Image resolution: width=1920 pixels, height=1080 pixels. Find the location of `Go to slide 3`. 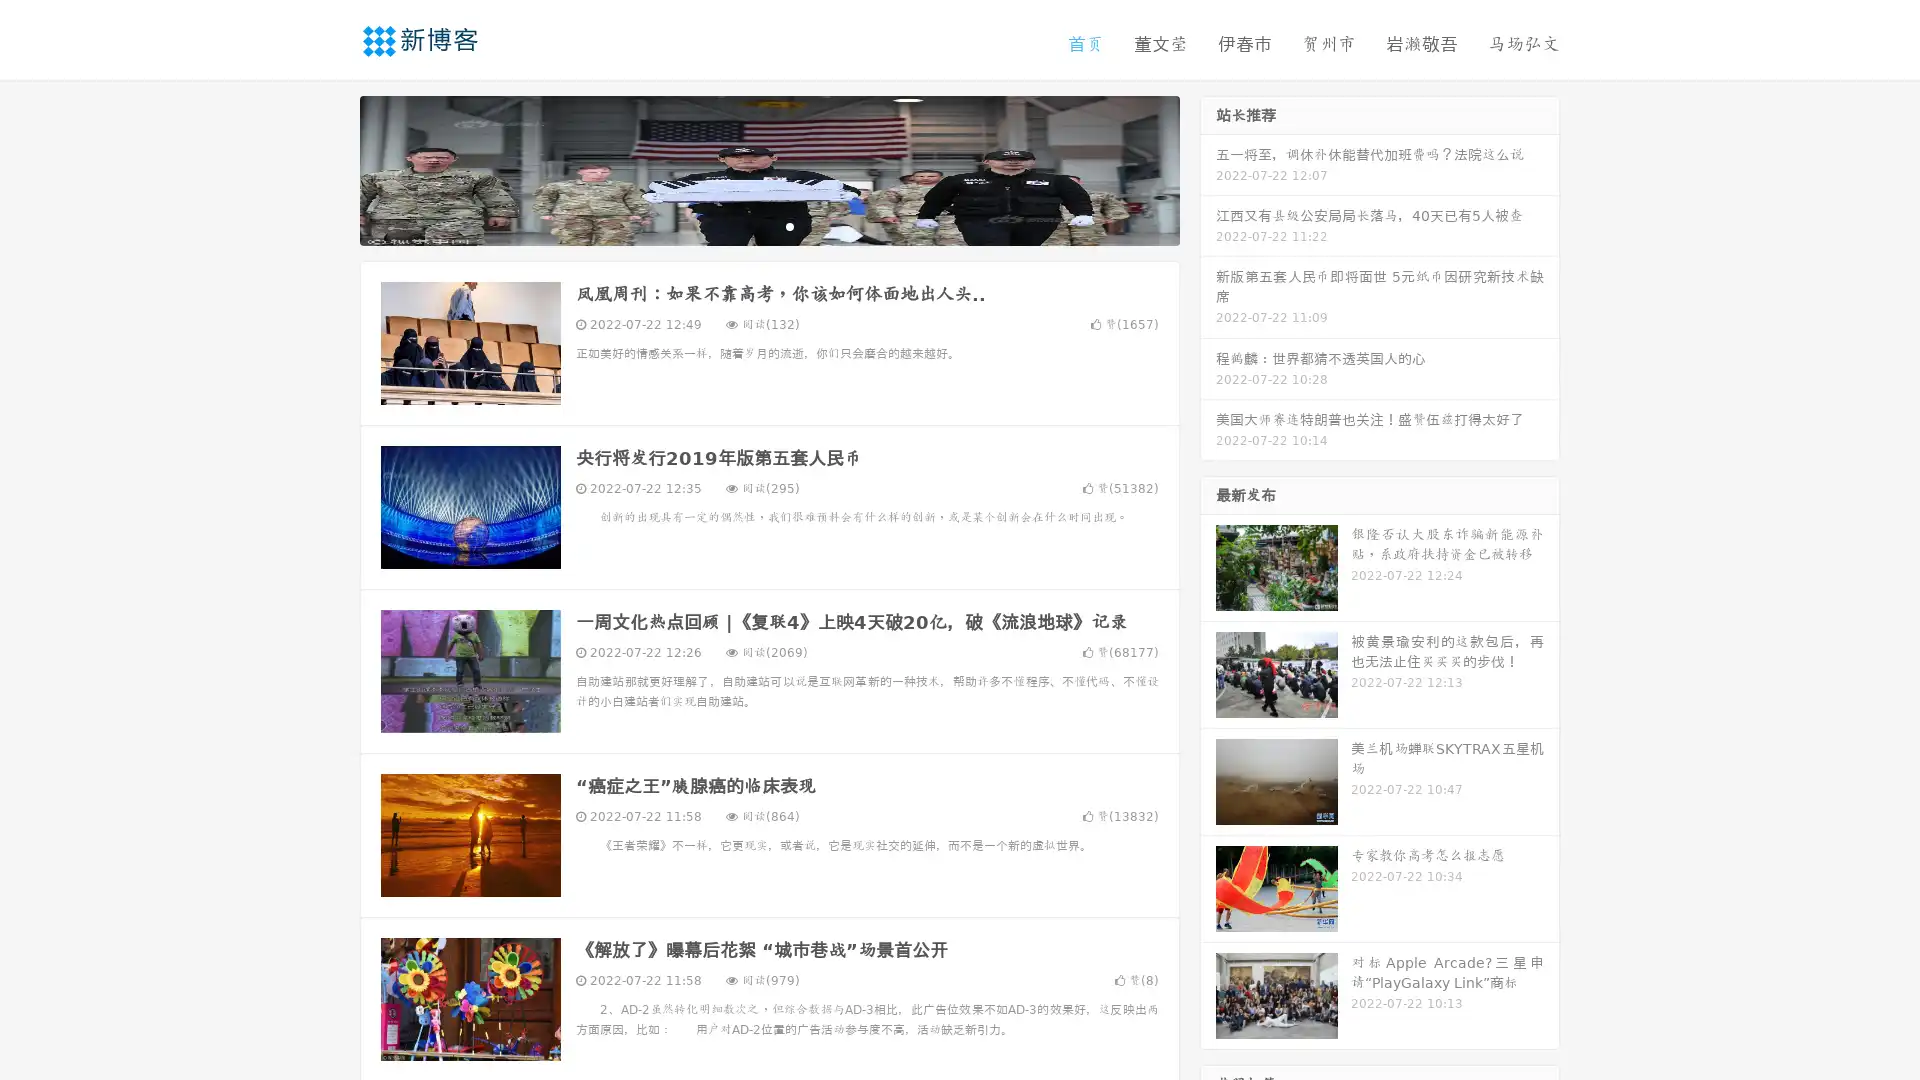

Go to slide 3 is located at coordinates (789, 225).